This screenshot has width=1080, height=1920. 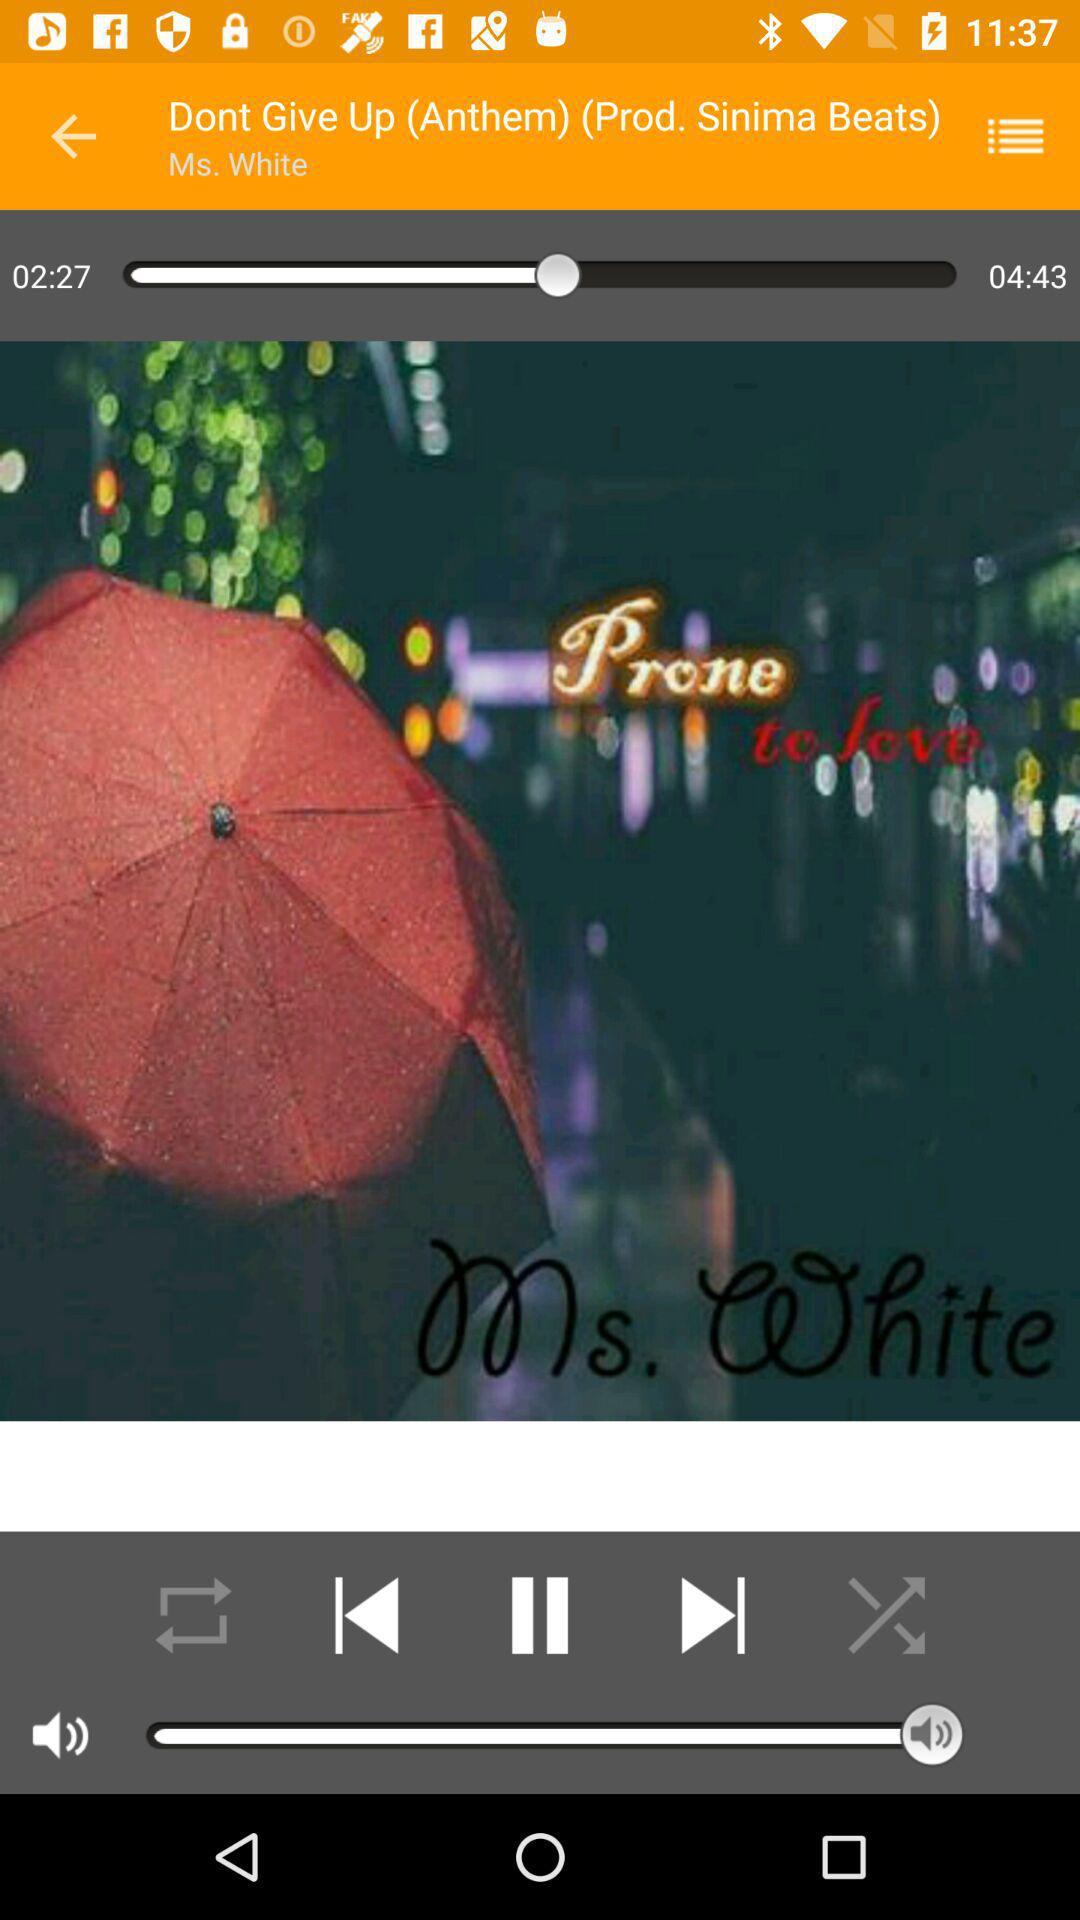 What do you see at coordinates (366, 1615) in the screenshot?
I see `the skip_previous icon` at bounding box center [366, 1615].